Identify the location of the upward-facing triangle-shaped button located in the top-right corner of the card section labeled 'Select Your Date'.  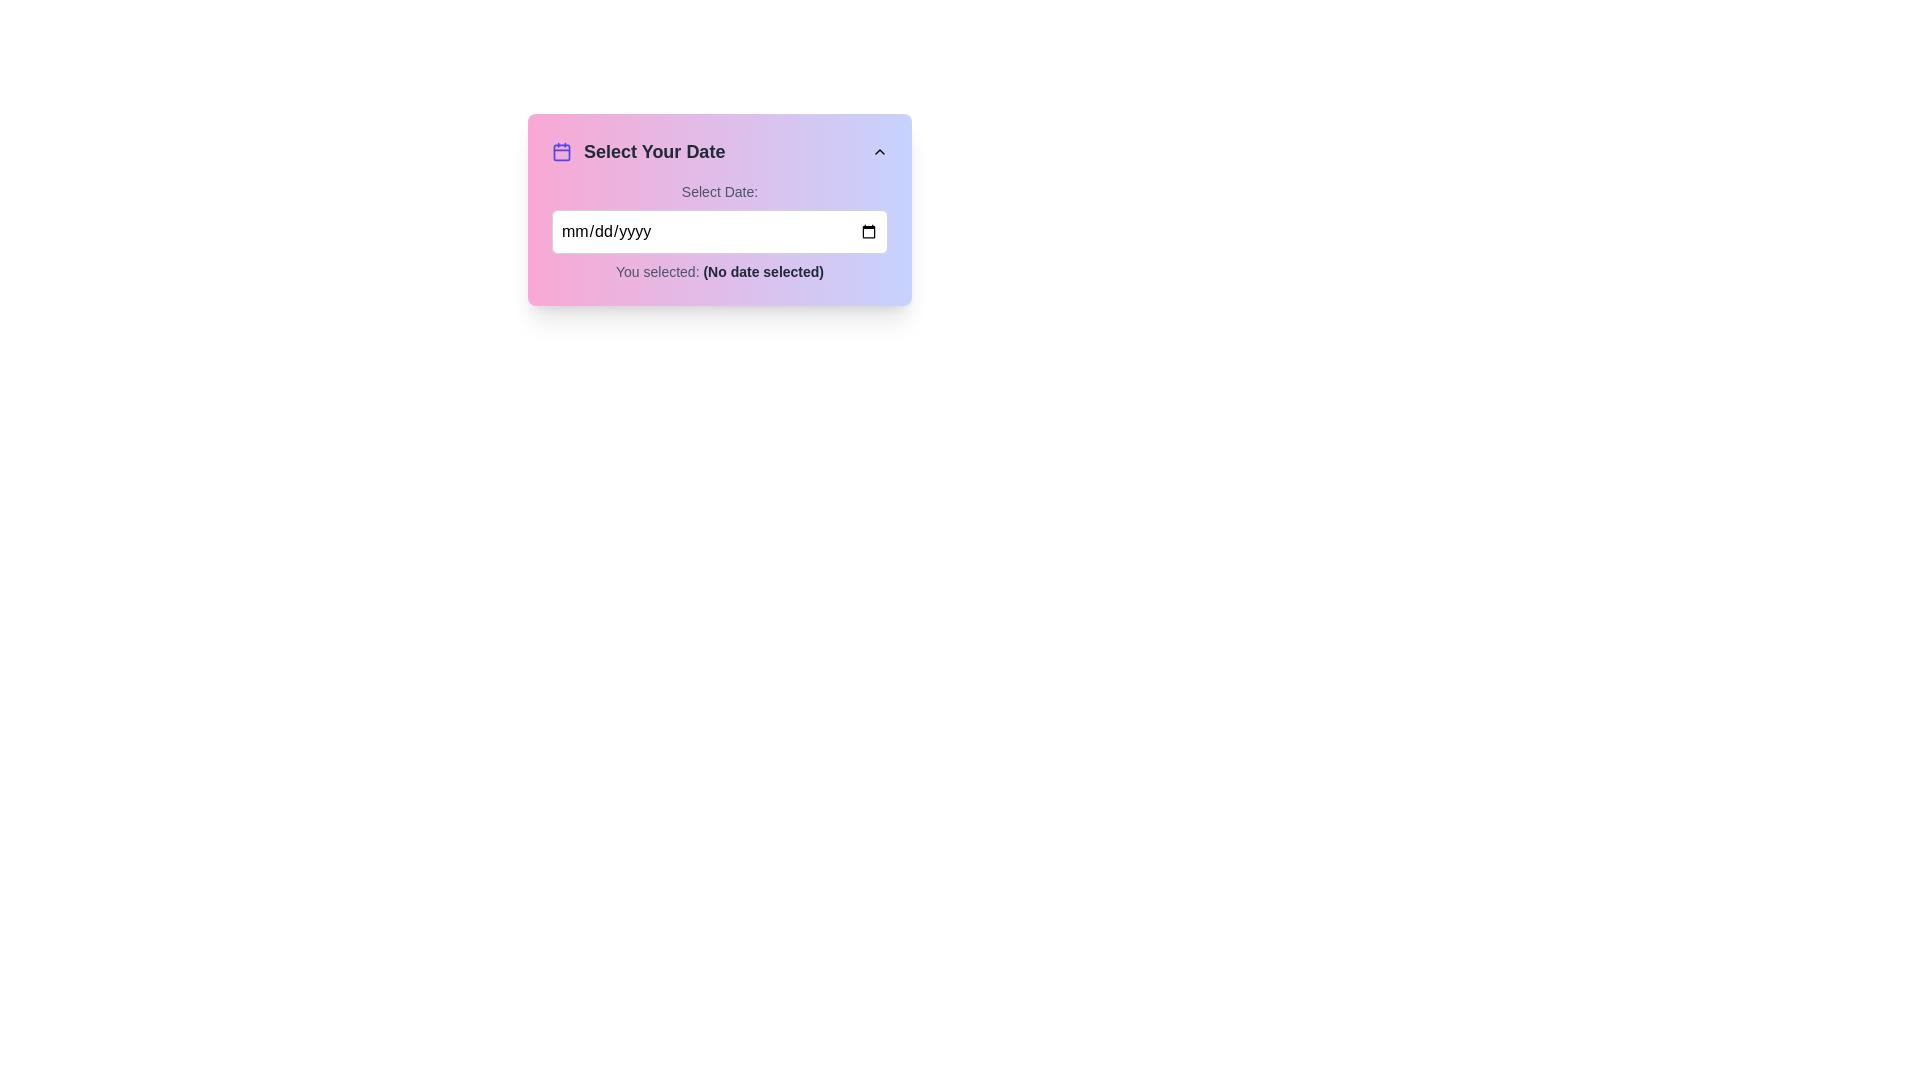
(879, 150).